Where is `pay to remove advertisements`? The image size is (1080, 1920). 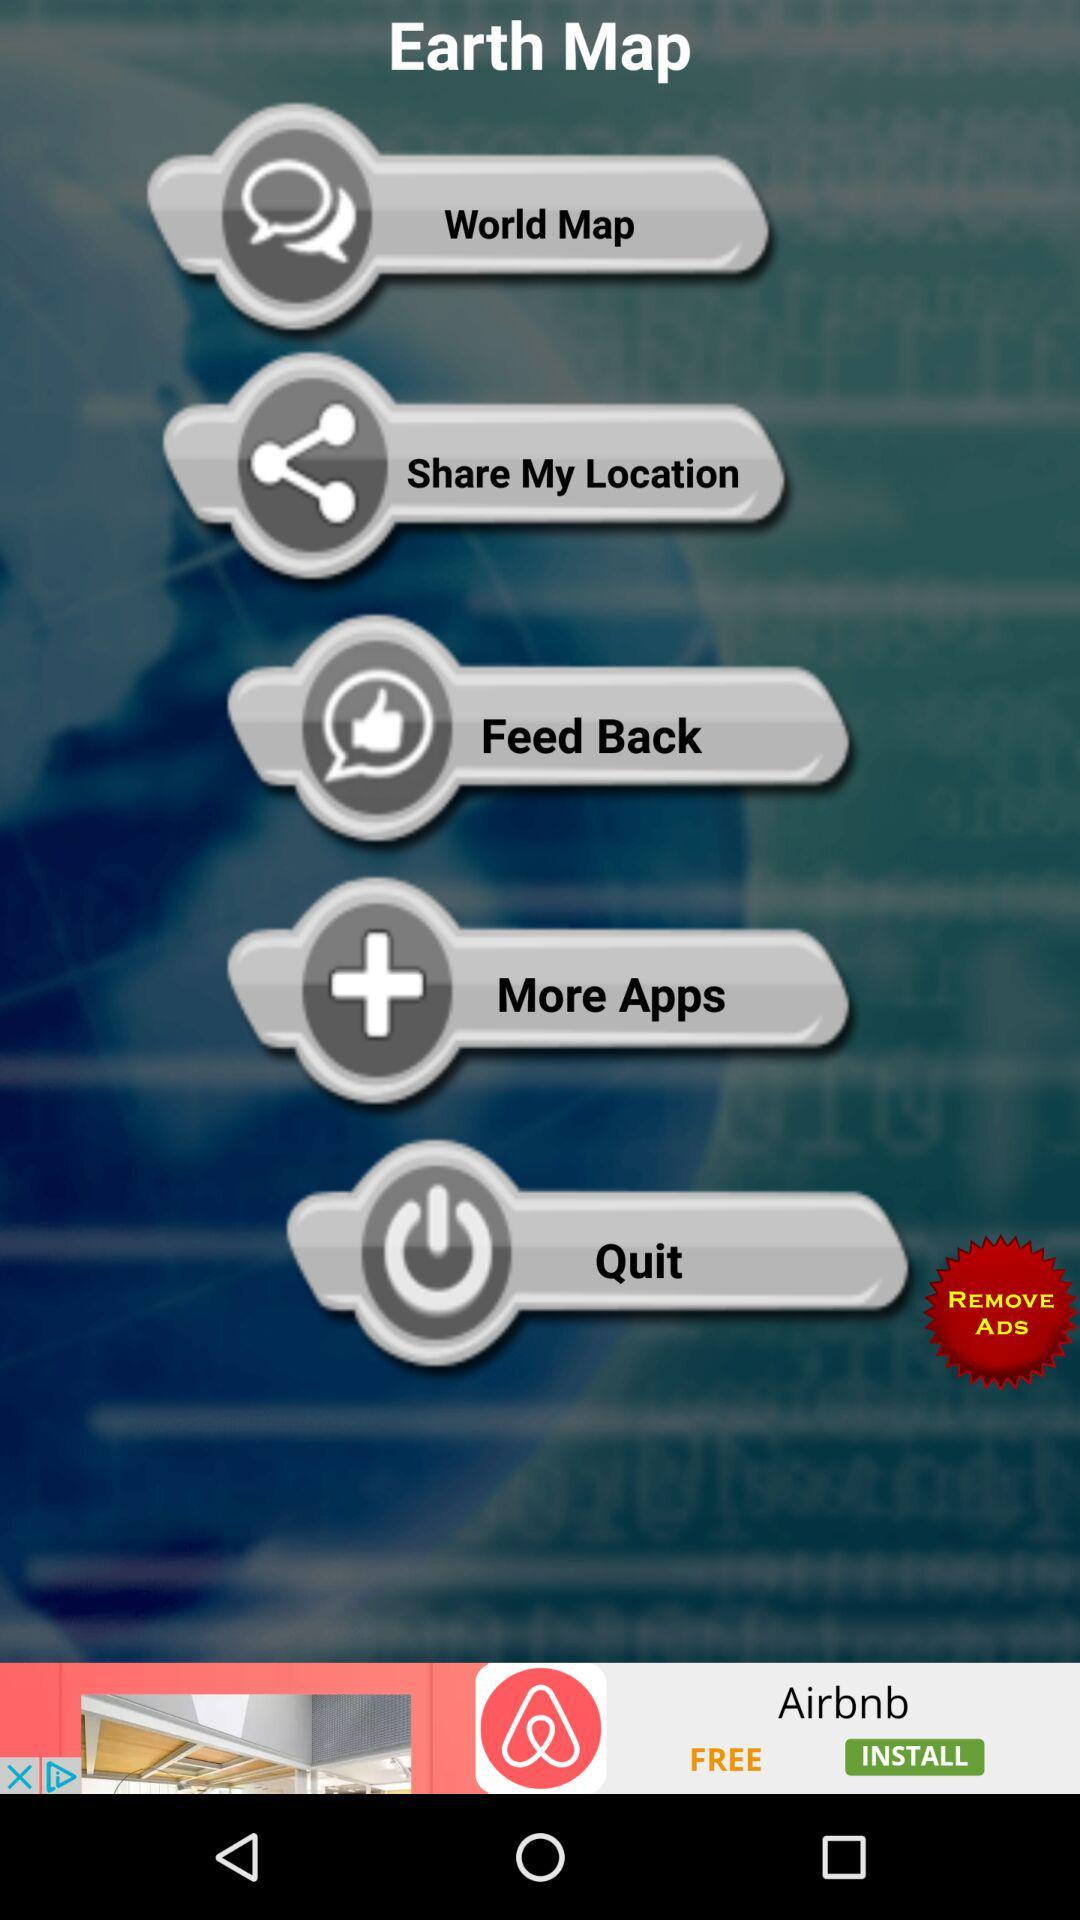 pay to remove advertisements is located at coordinates (1001, 1312).